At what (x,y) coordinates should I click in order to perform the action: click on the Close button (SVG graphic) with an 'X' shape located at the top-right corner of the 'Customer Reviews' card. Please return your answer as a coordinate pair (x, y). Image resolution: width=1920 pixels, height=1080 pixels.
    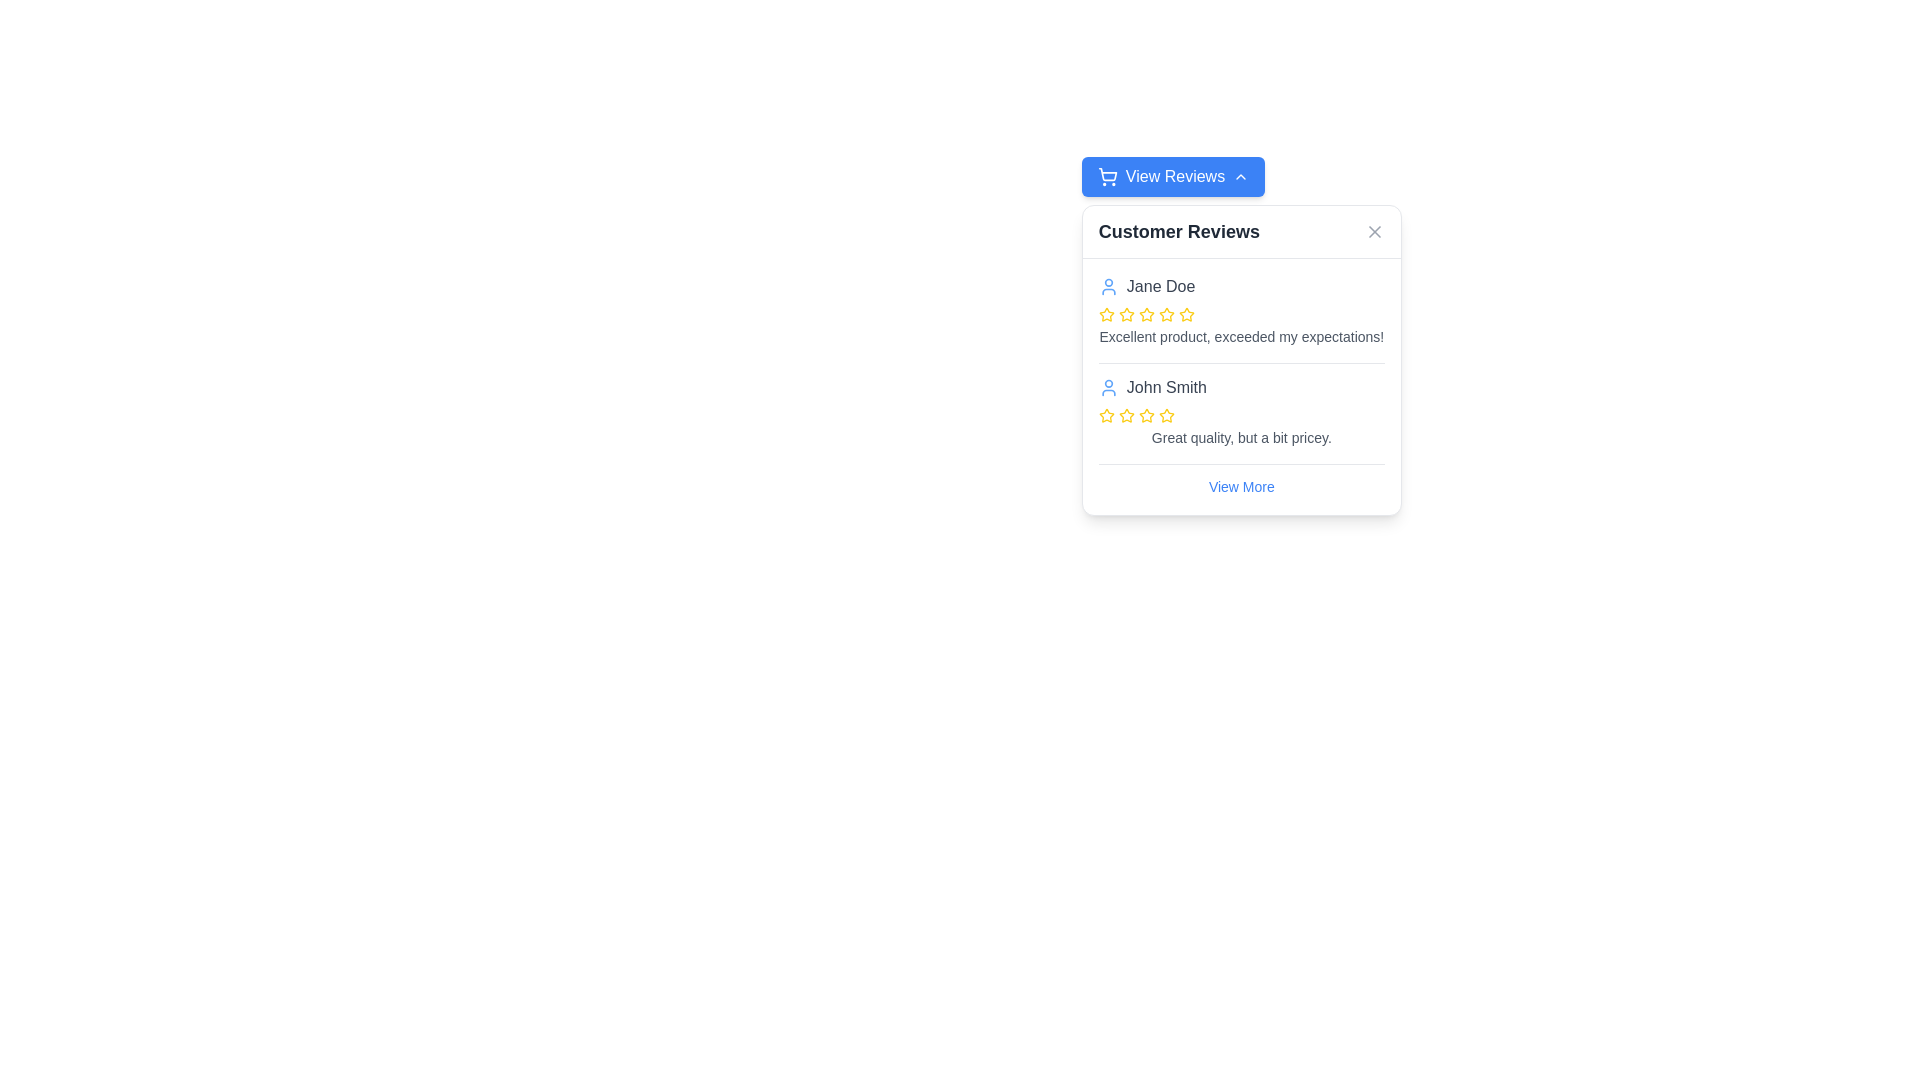
    Looking at the image, I should click on (1373, 230).